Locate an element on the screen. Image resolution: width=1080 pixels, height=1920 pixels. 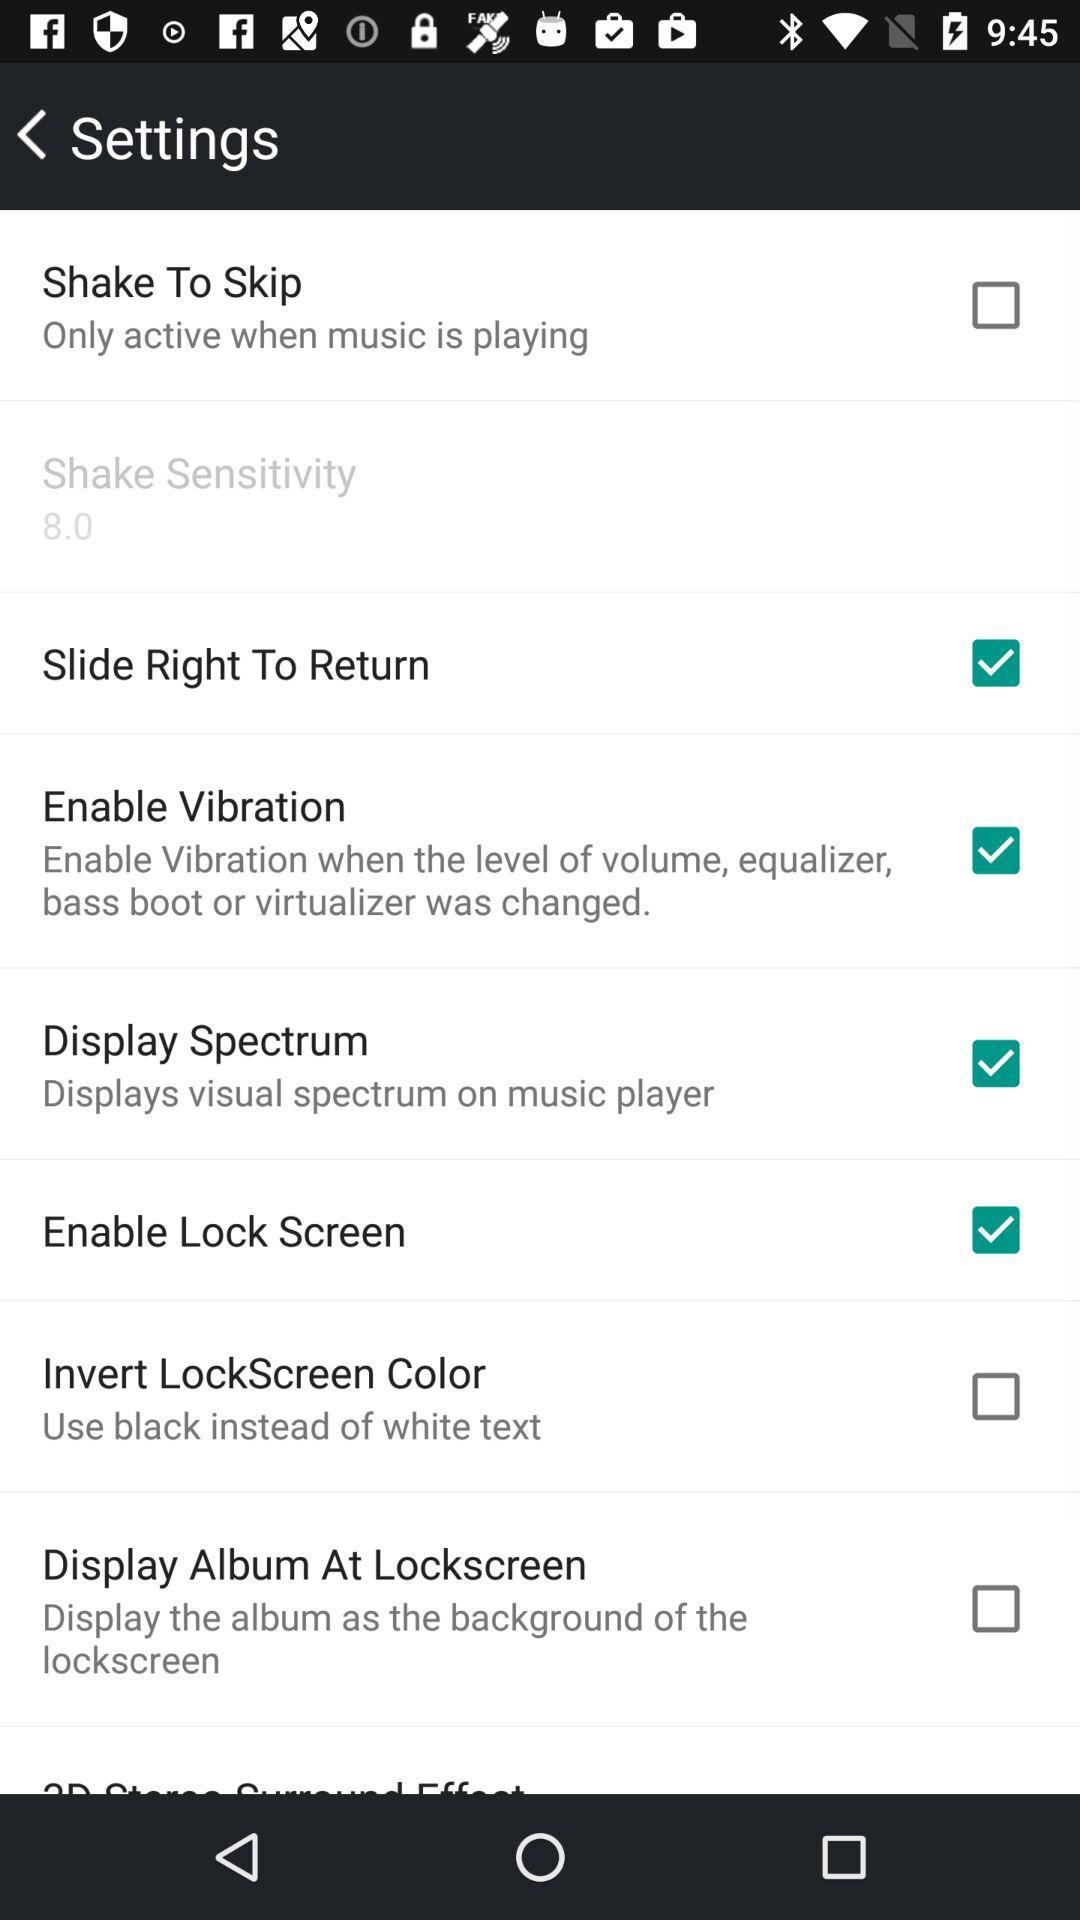
the shake sensitivity item is located at coordinates (199, 470).